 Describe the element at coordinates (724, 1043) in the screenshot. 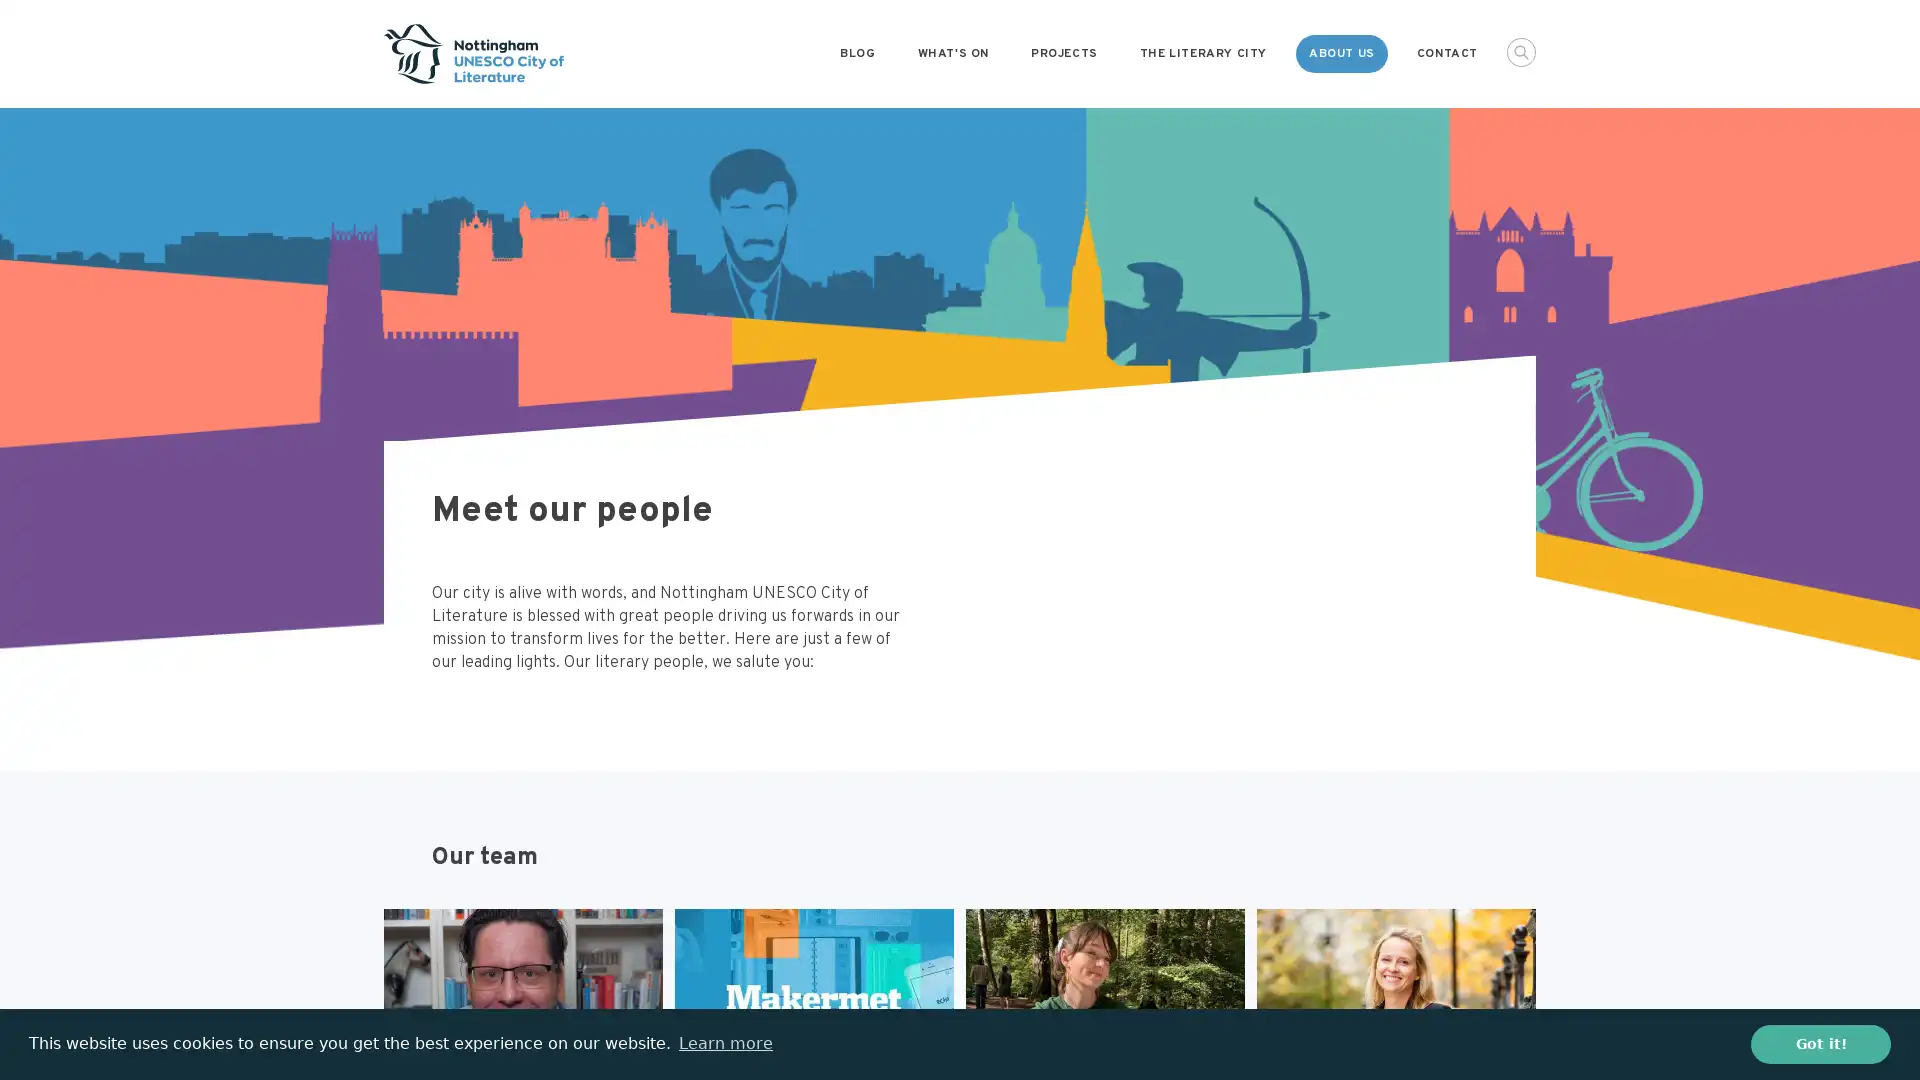

I see `learn more about cookies` at that location.